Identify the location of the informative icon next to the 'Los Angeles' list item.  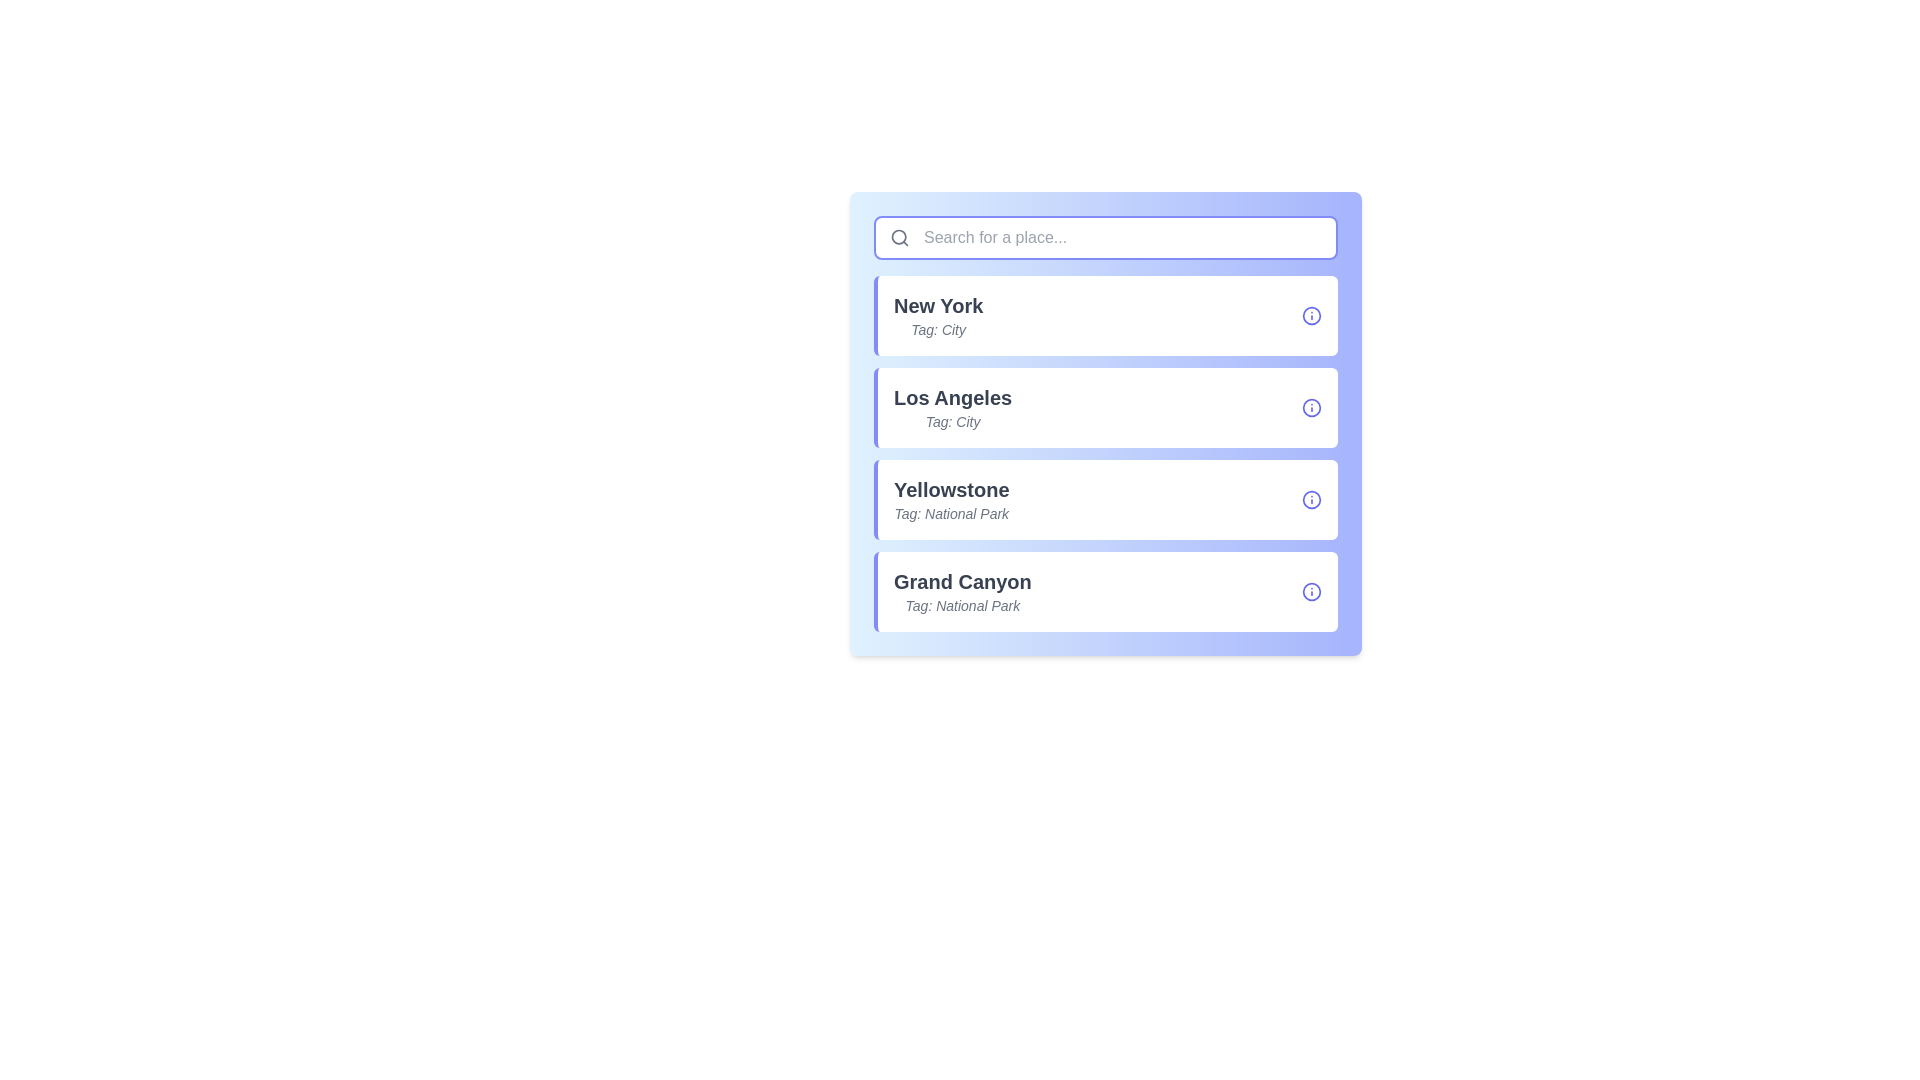
(1311, 407).